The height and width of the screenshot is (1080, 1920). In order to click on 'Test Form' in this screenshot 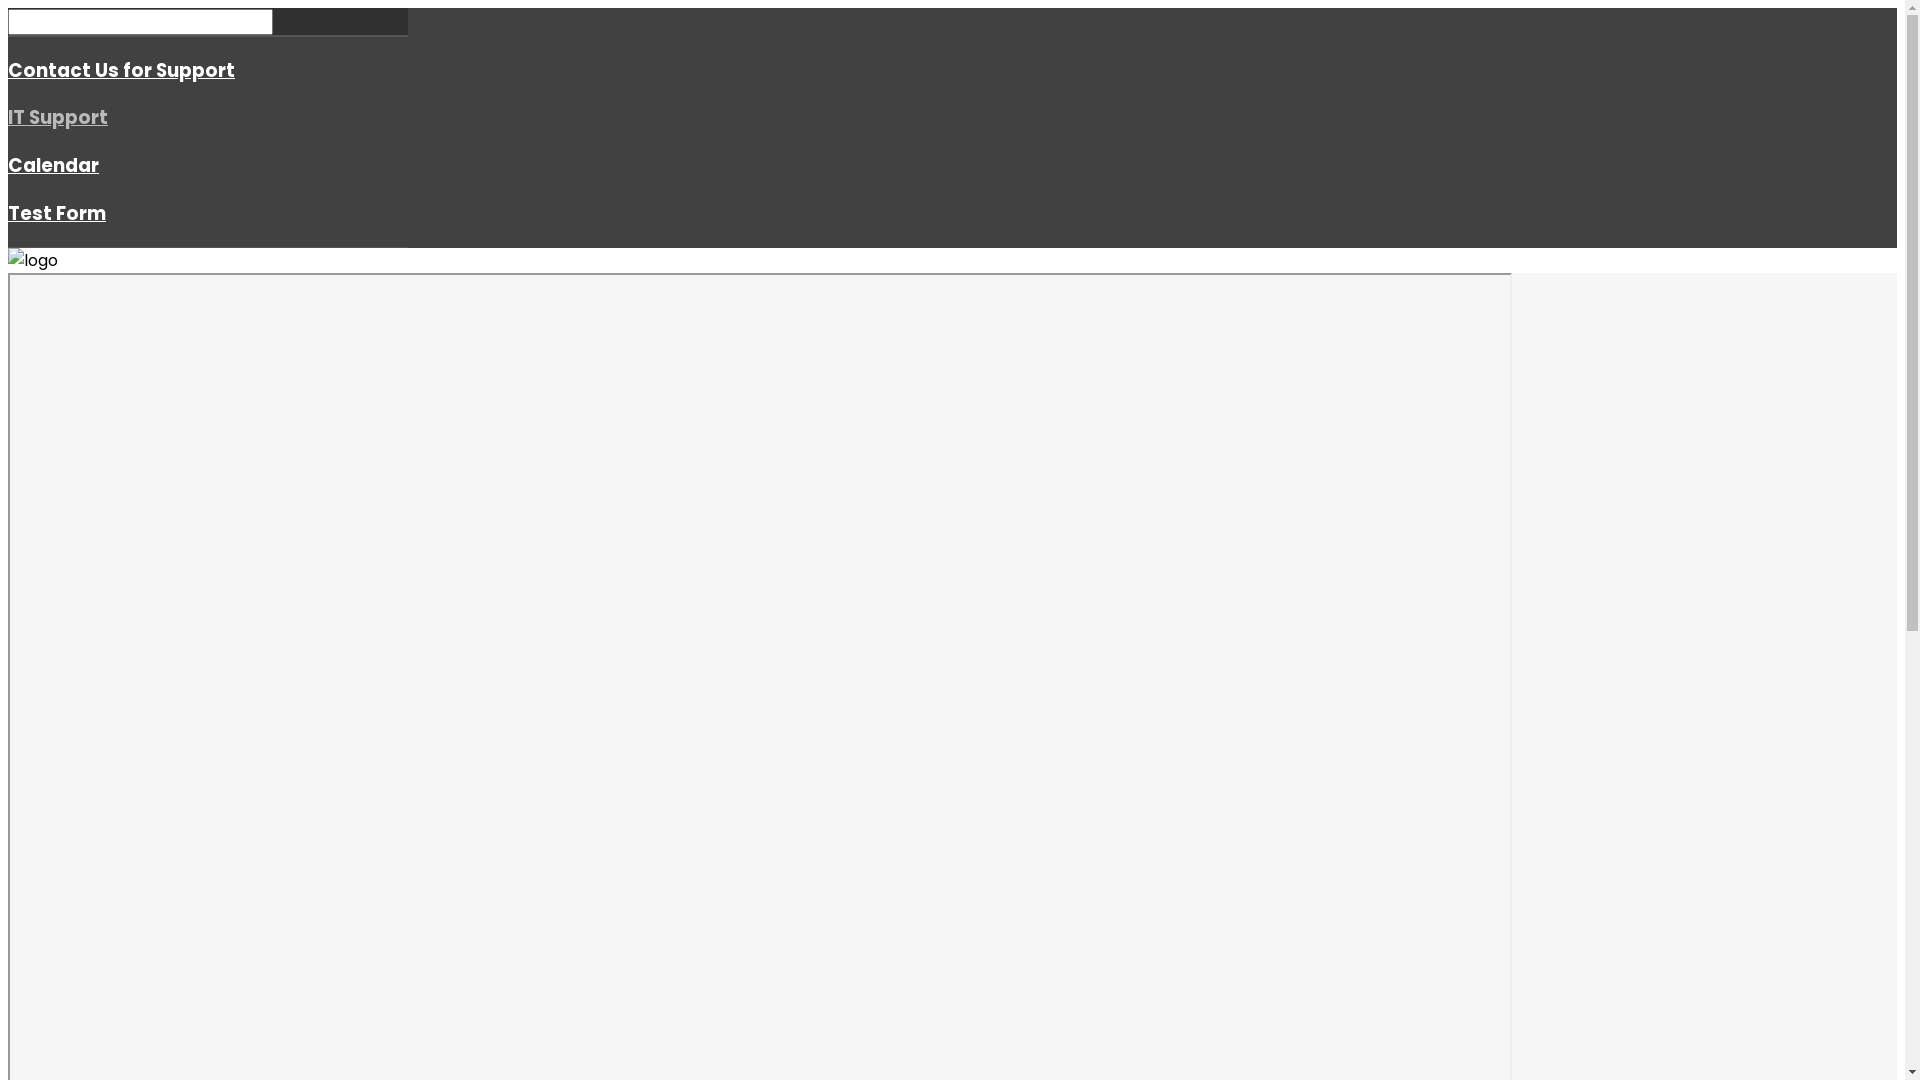, I will do `click(8, 213)`.